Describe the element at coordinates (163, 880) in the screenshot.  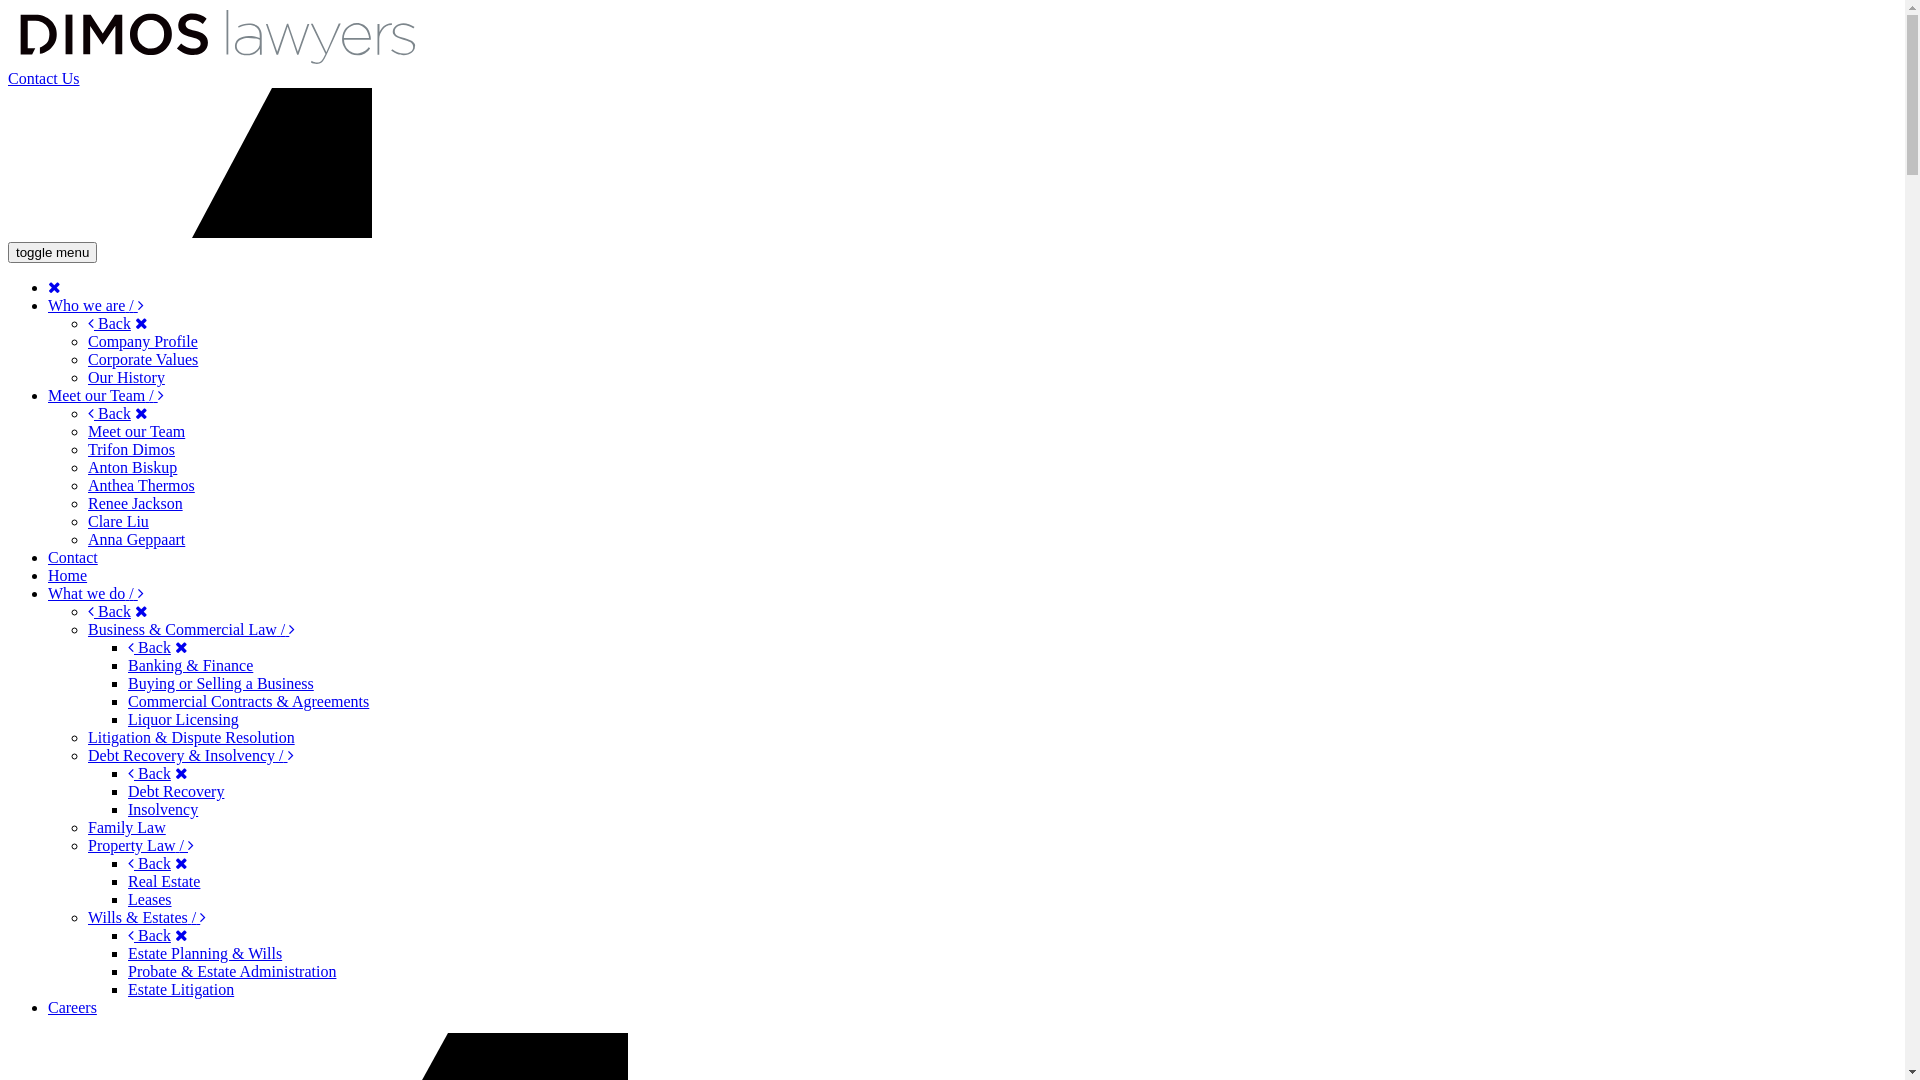
I see `'Real Estate'` at that location.